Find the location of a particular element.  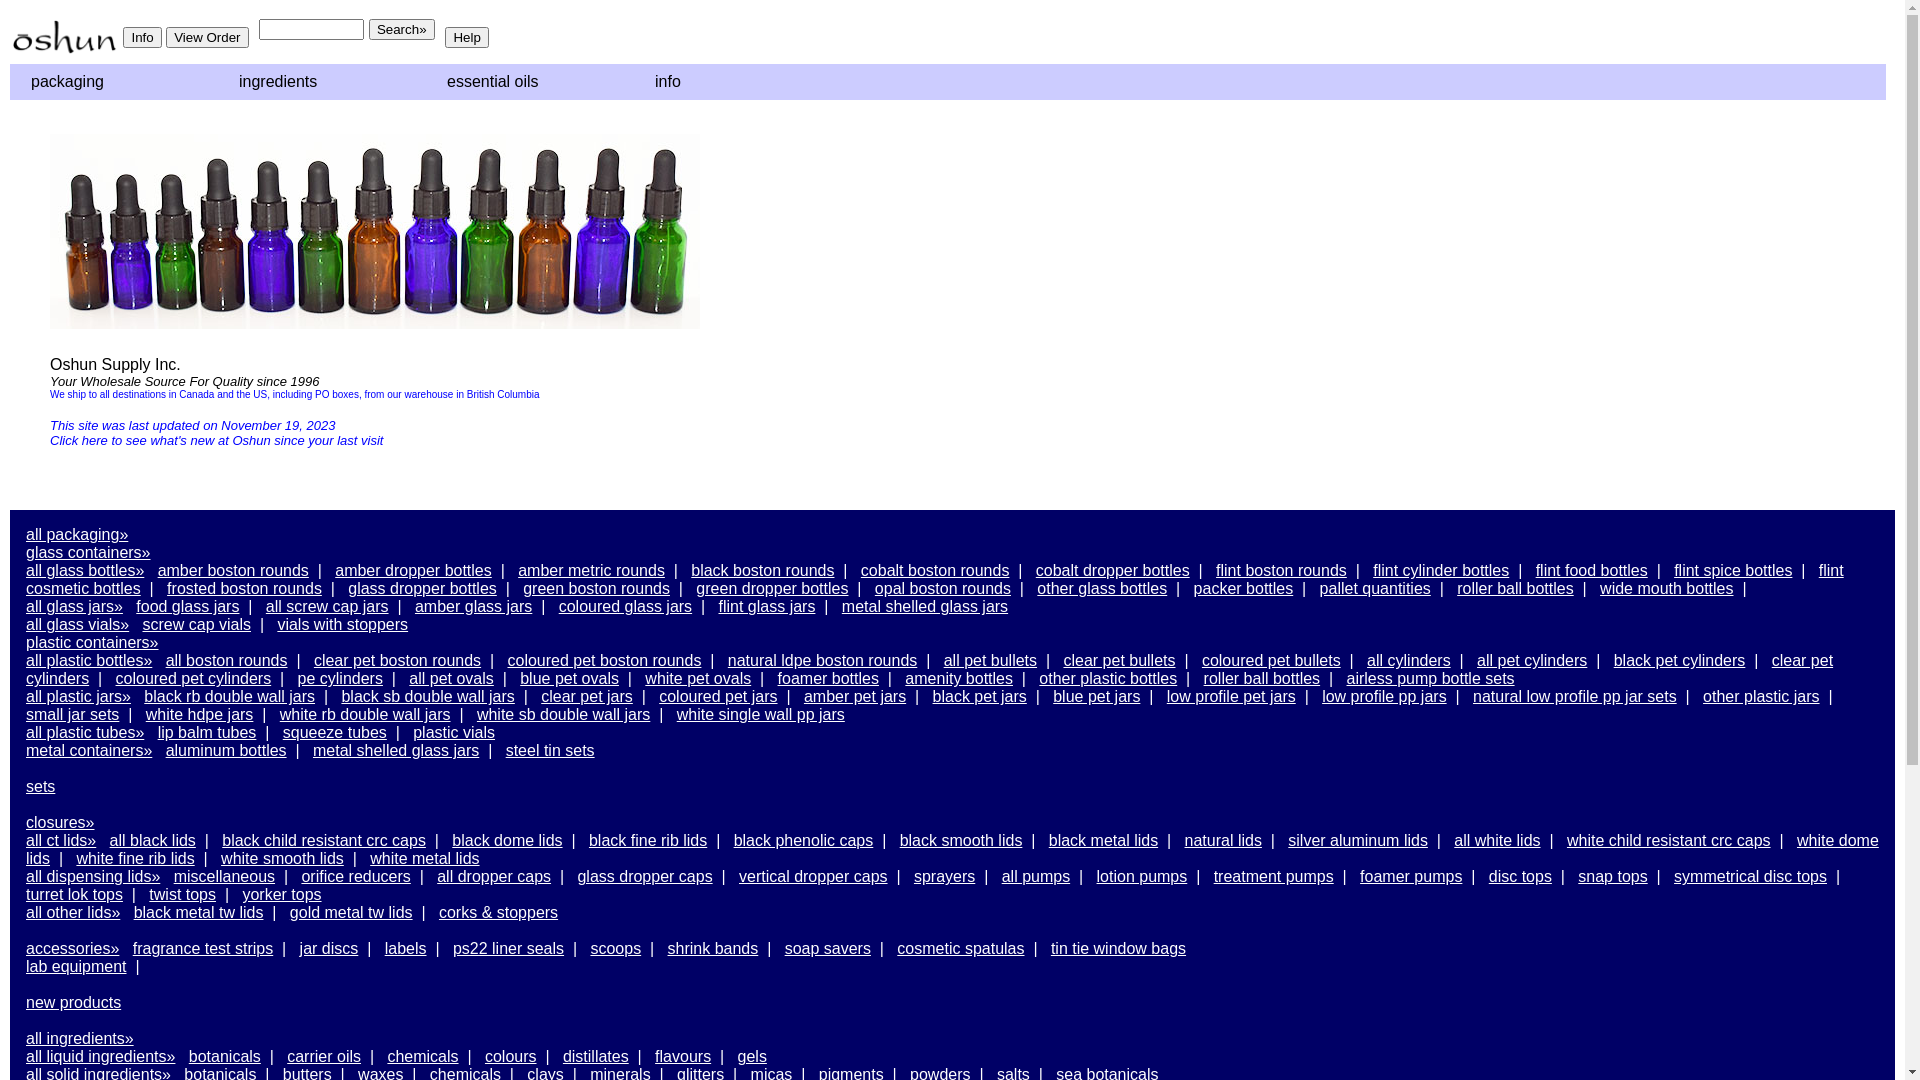

'other glass bottles' is located at coordinates (1036, 587).